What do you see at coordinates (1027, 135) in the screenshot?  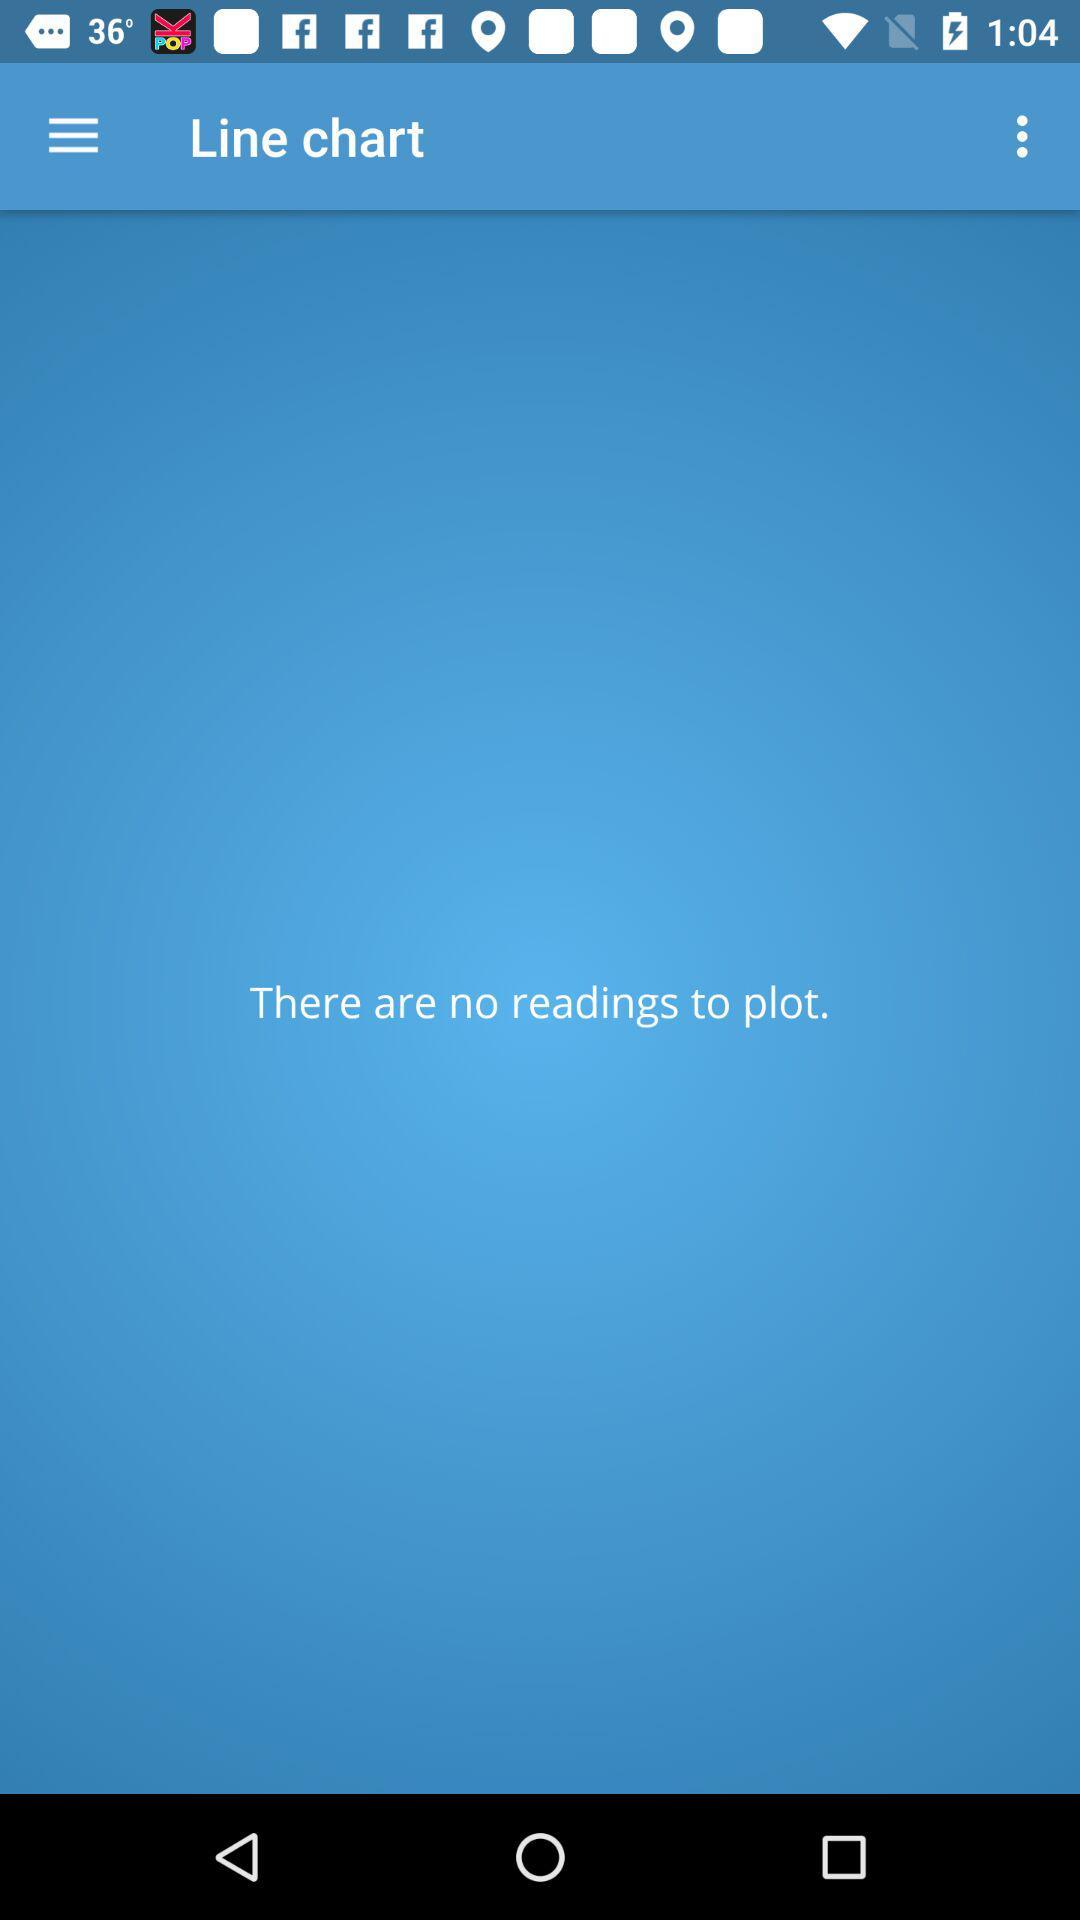 I see `the item next to the line chart` at bounding box center [1027, 135].